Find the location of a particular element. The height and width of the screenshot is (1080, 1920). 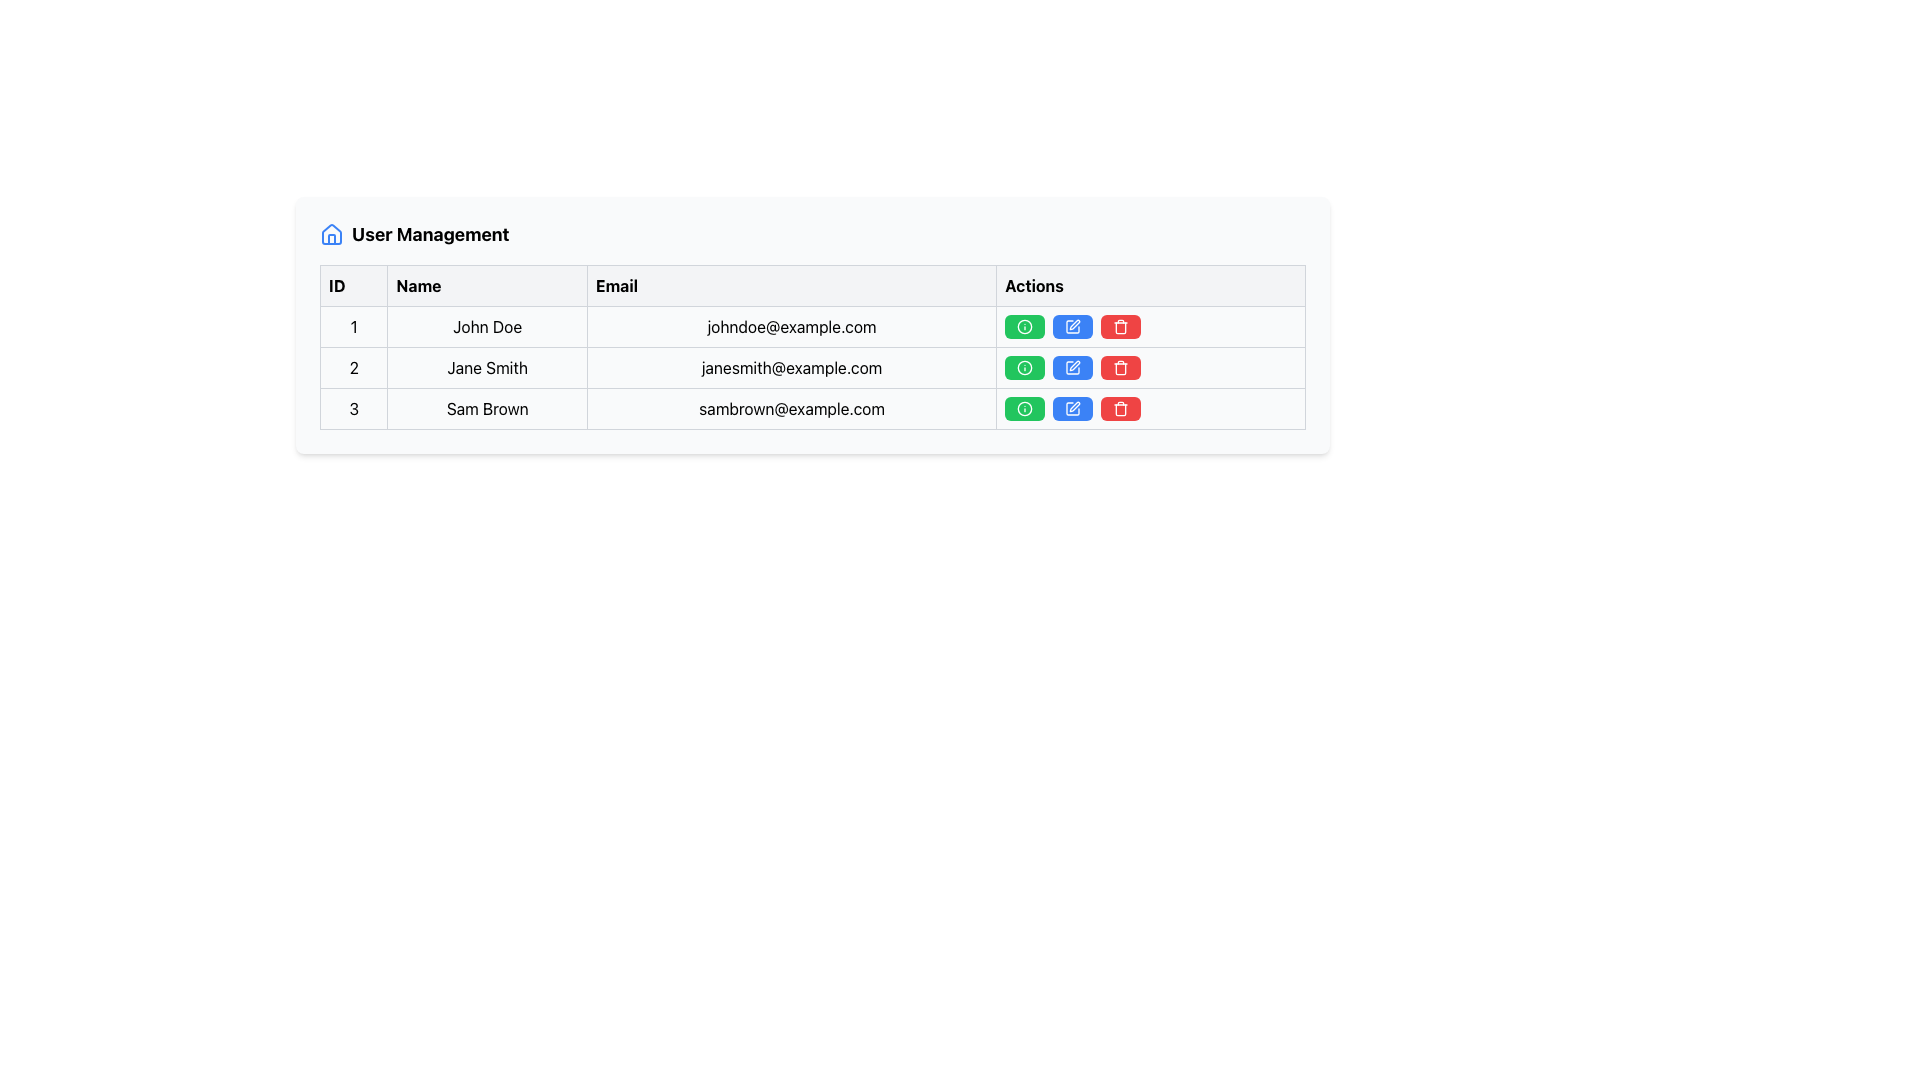

the red trash can icon located in the third action button from the left under the 'Actions' column for the user 'Sam Brown' to initiate the delete action is located at coordinates (1121, 326).